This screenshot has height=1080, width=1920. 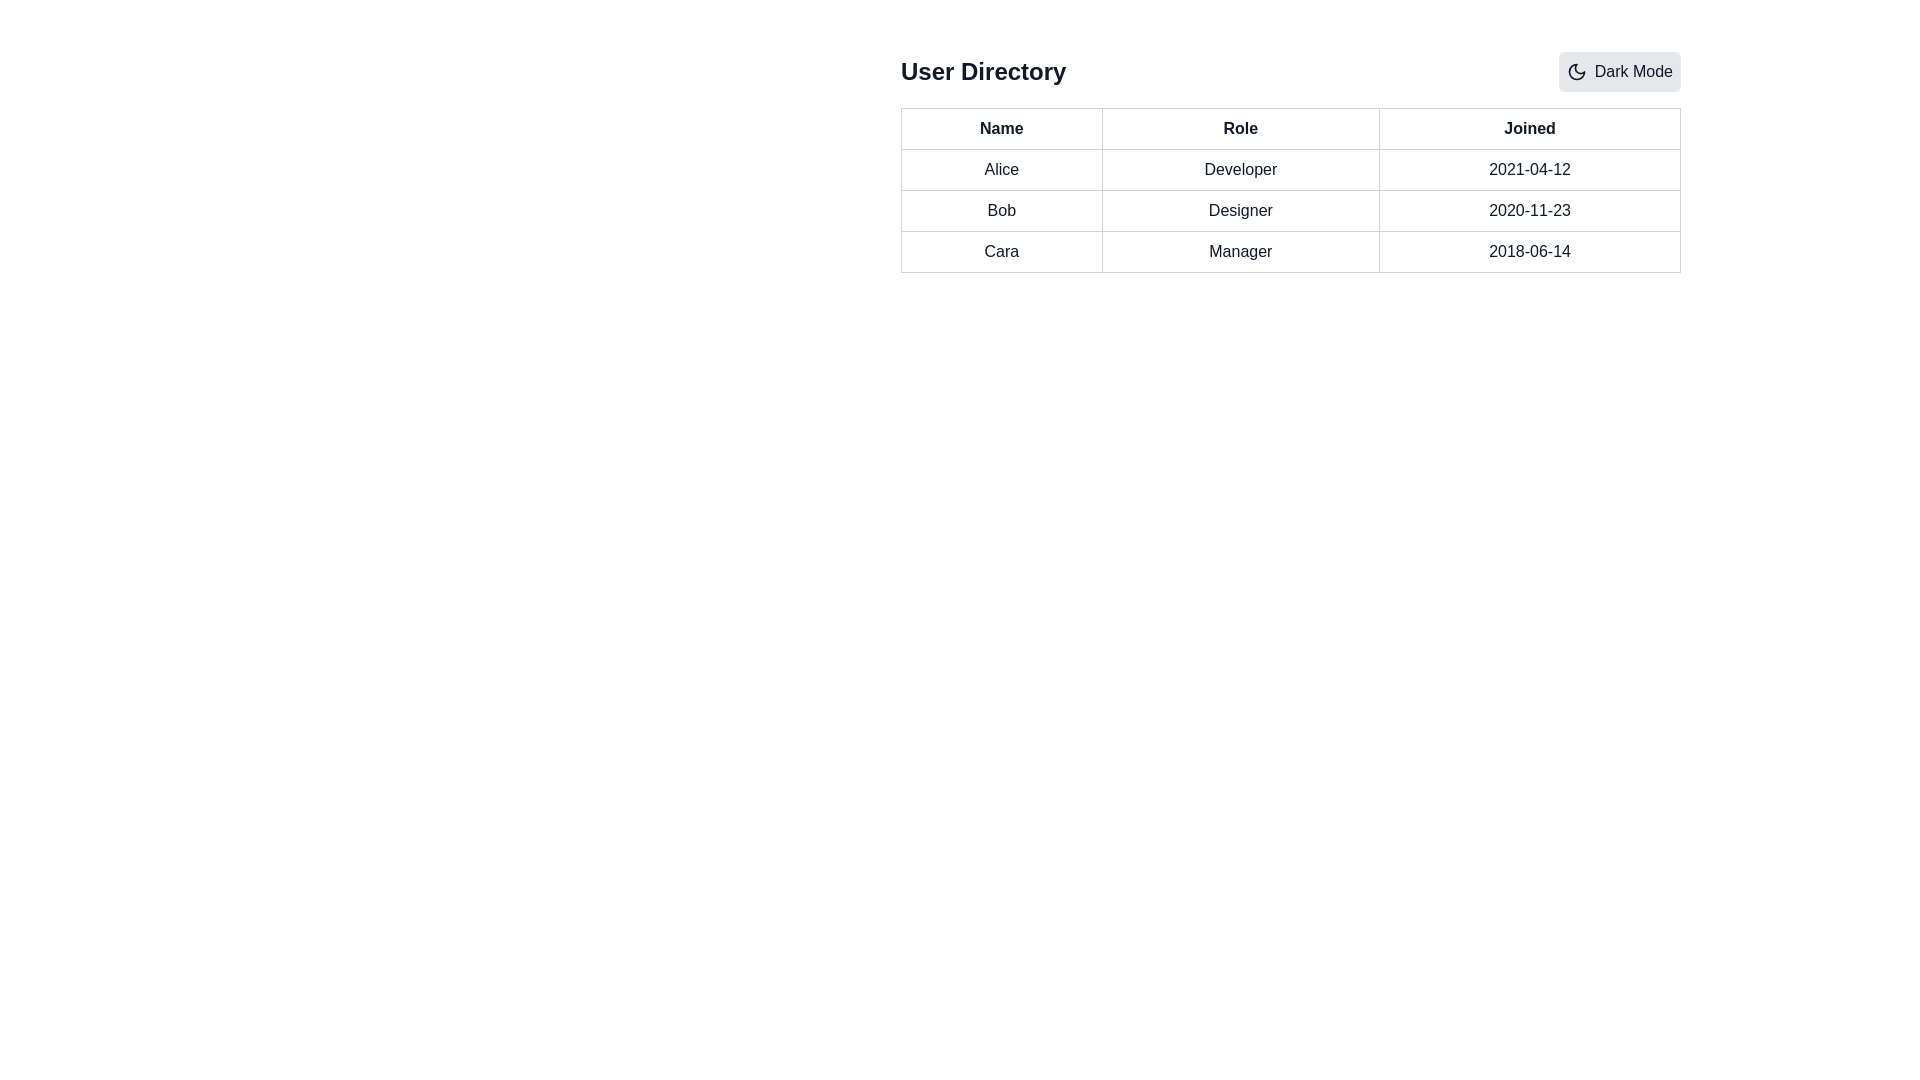 What do you see at coordinates (1239, 128) in the screenshot?
I see `the Table Header Cell that identifies the column for roles, located between 'Name' and 'Joined' in the table header` at bounding box center [1239, 128].